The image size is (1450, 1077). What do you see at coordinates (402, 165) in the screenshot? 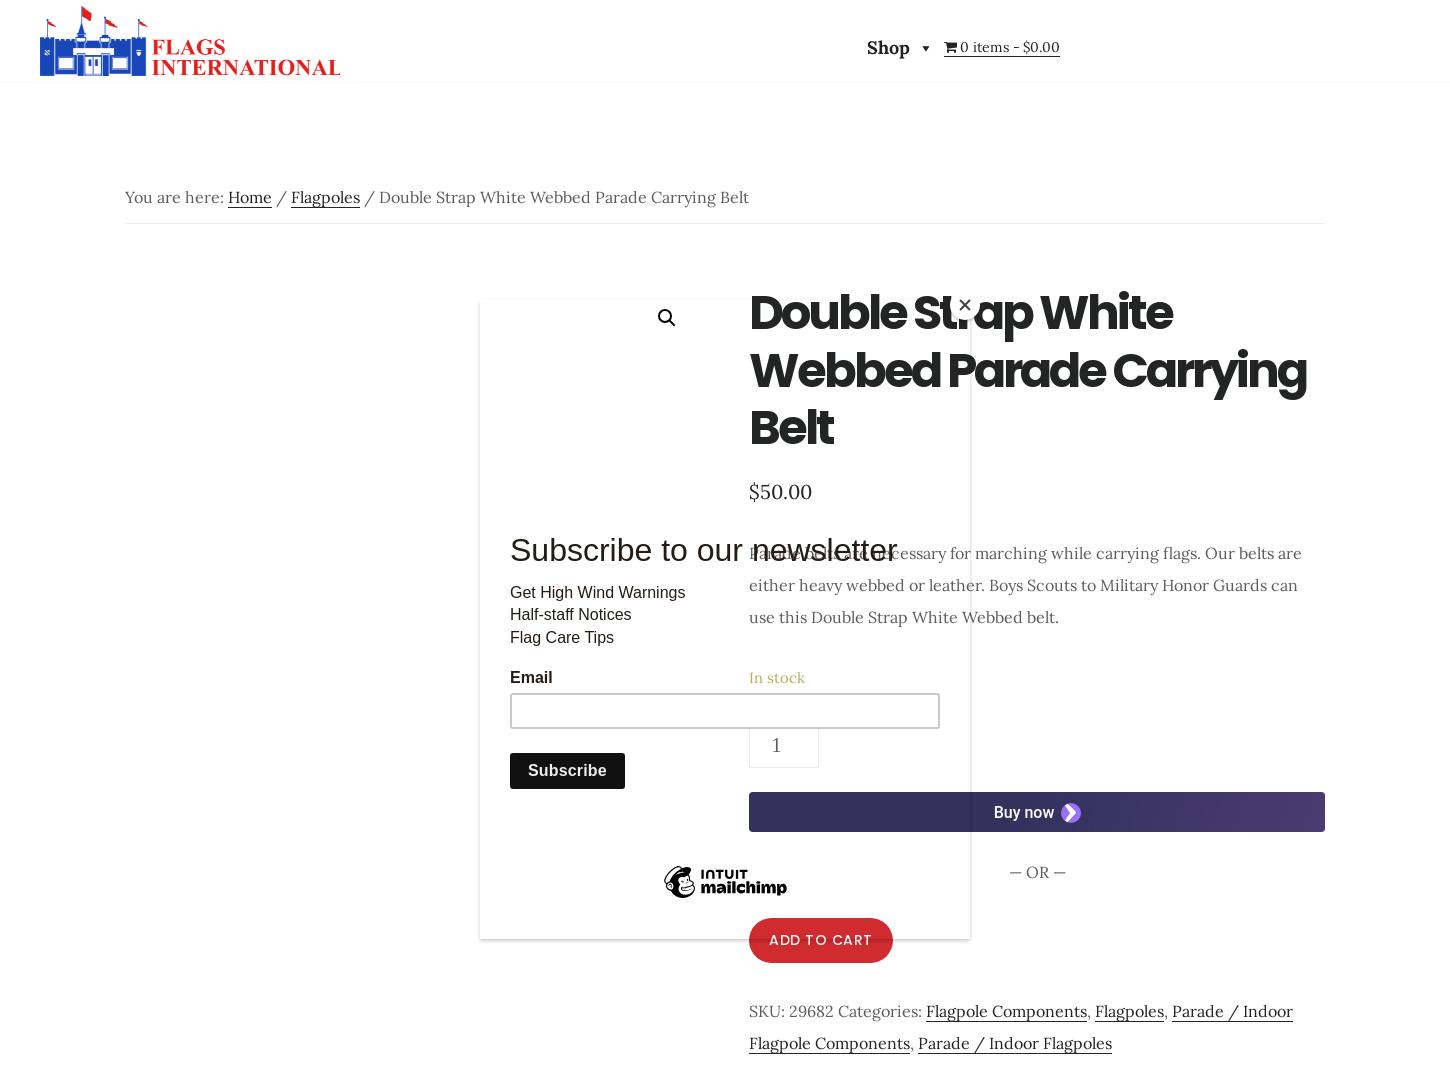
I see `'Civil Service Flags'` at bounding box center [402, 165].